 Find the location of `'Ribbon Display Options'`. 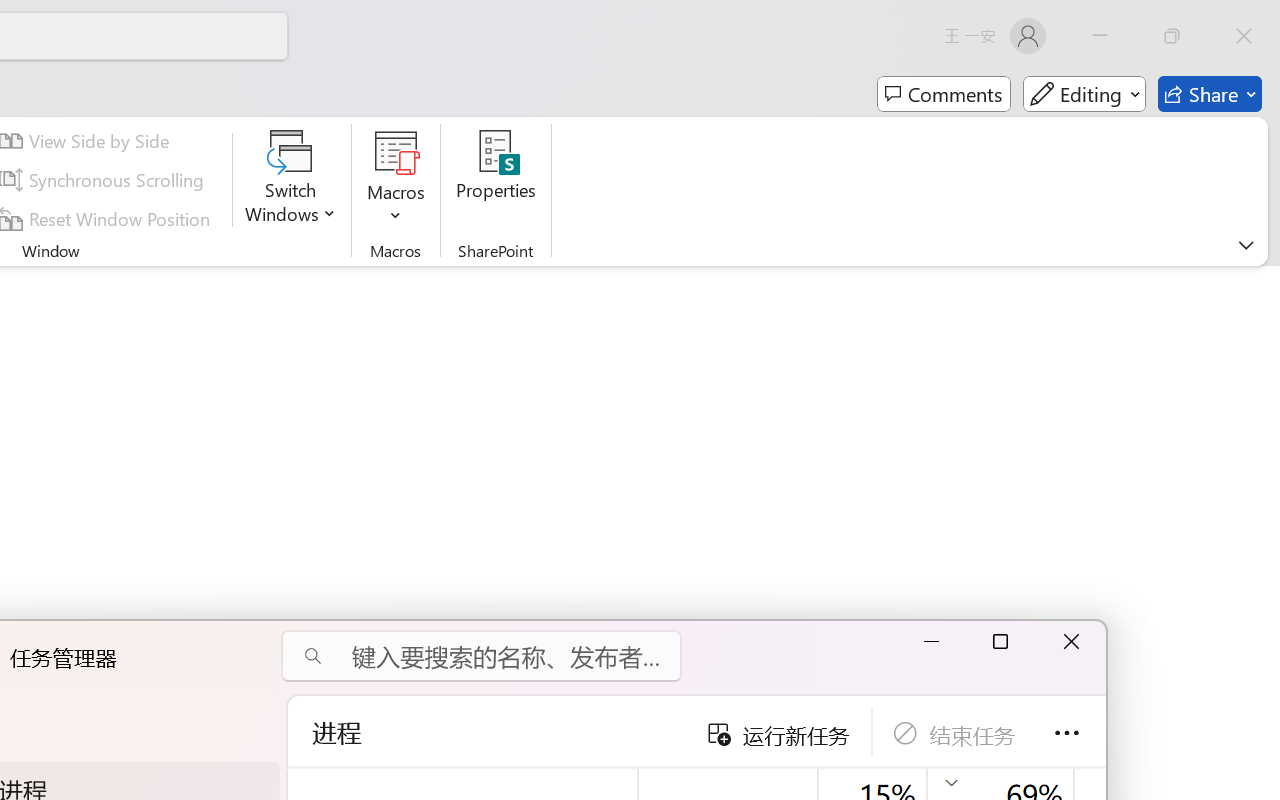

'Ribbon Display Options' is located at coordinates (1245, 244).